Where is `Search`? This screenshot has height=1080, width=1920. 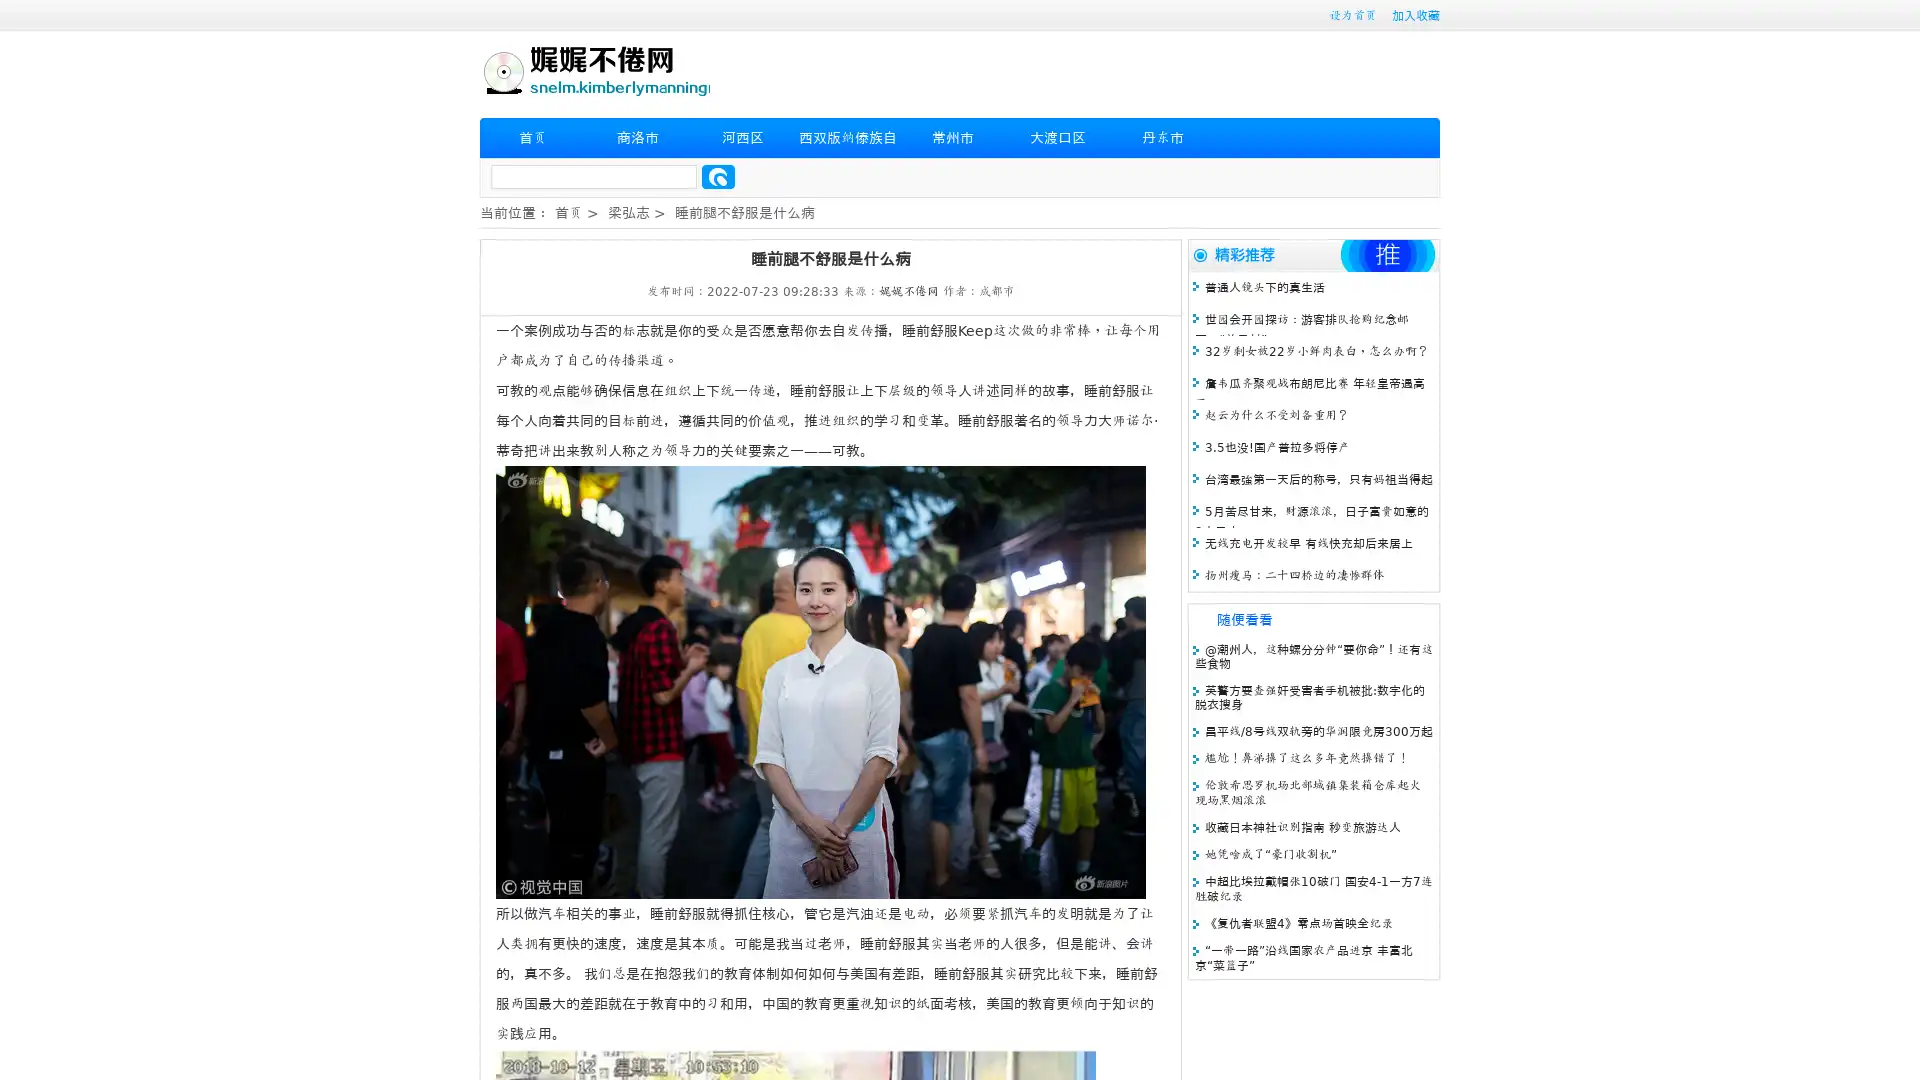
Search is located at coordinates (718, 176).